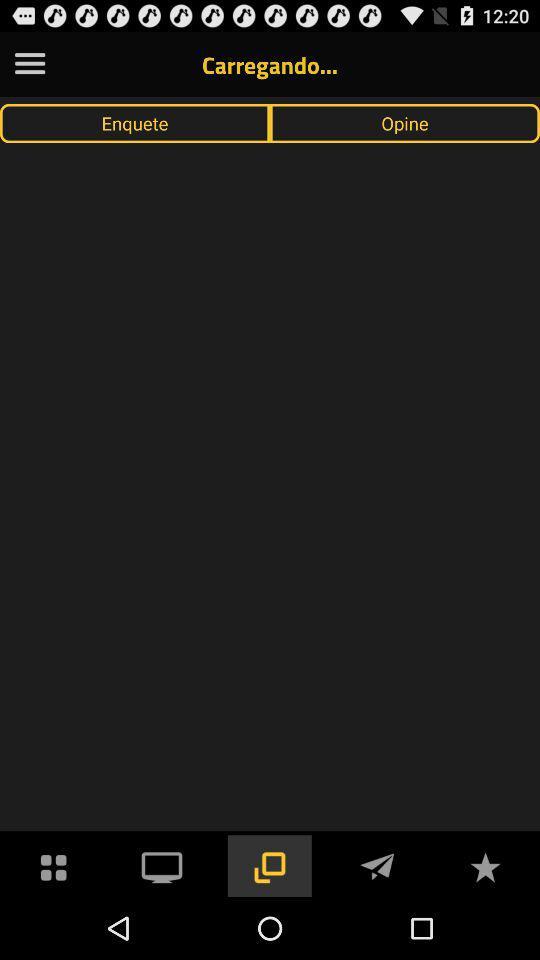  Describe the element at coordinates (29, 64) in the screenshot. I see `open the side menu` at that location.